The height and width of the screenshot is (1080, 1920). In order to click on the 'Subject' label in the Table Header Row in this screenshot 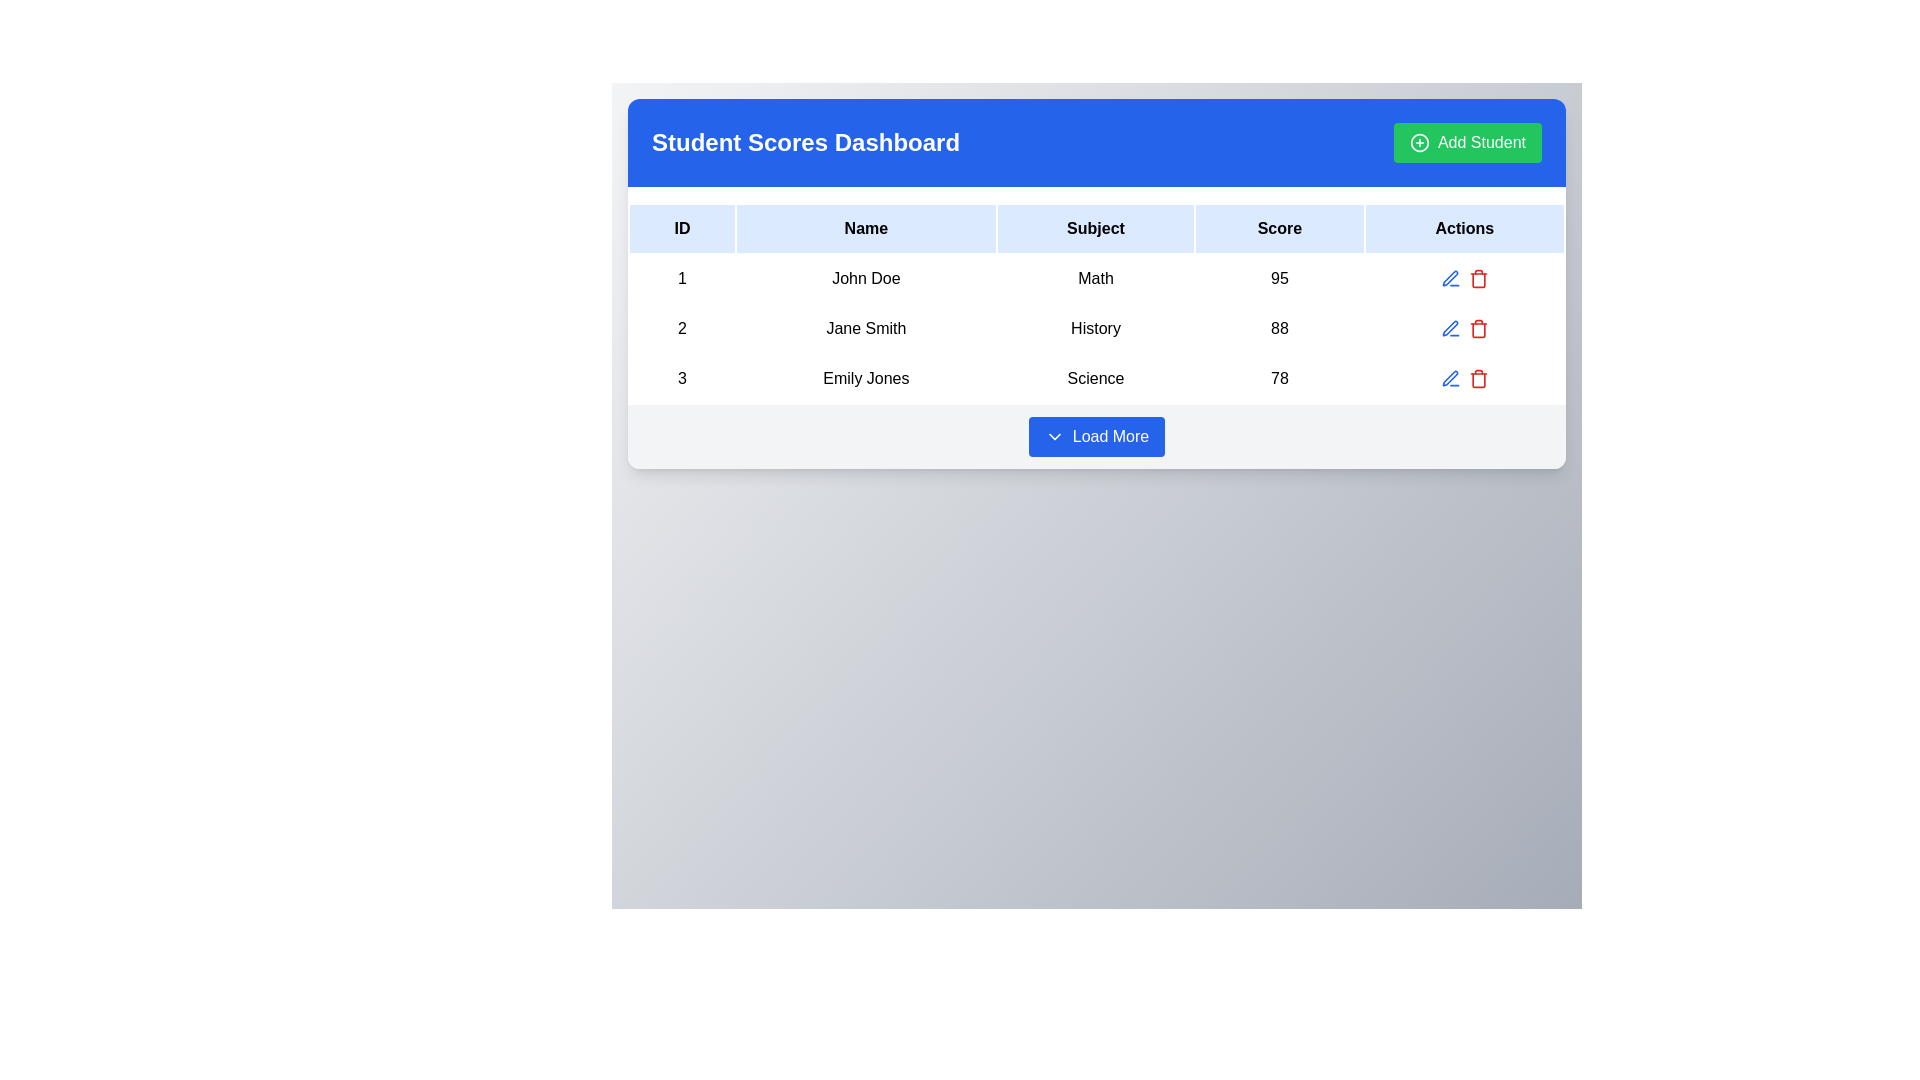, I will do `click(1096, 227)`.